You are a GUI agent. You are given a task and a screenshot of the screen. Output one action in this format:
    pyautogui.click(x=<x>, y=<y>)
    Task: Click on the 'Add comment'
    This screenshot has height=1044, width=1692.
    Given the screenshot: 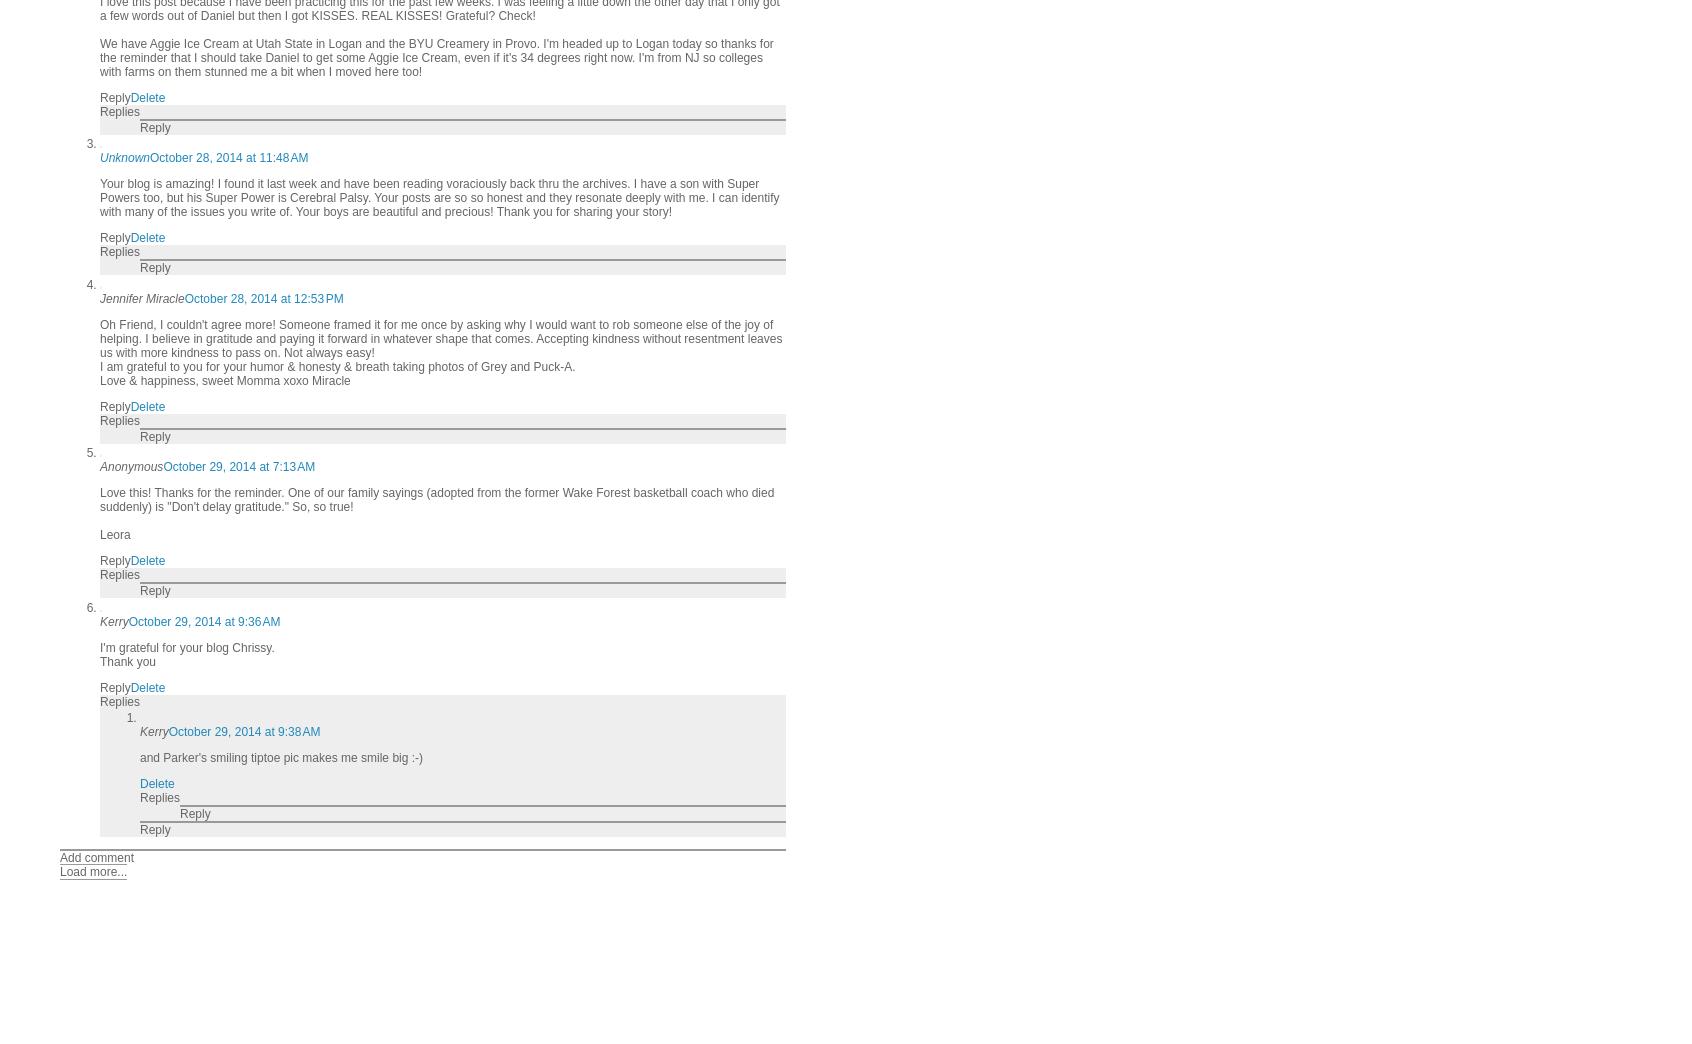 What is the action you would take?
    pyautogui.click(x=96, y=857)
    